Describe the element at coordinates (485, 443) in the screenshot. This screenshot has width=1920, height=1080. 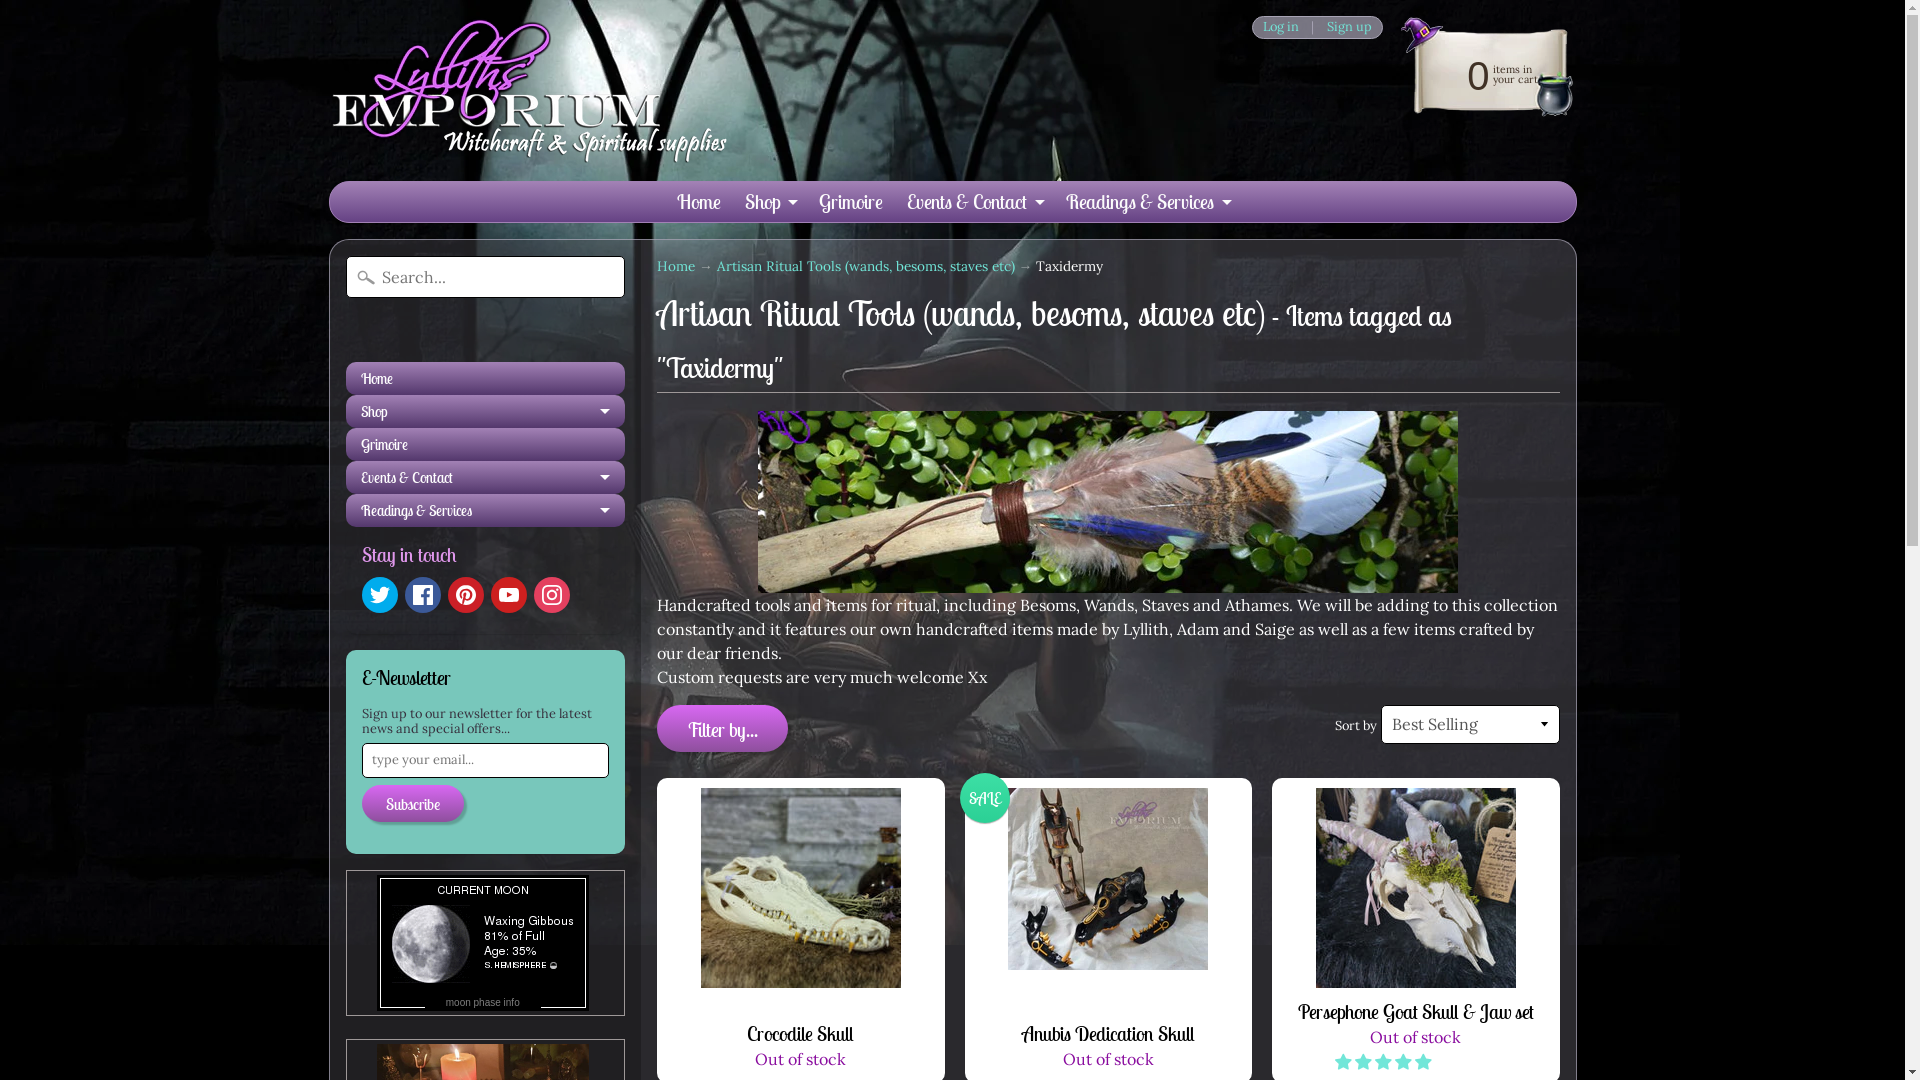
I see `'Grimoire'` at that location.